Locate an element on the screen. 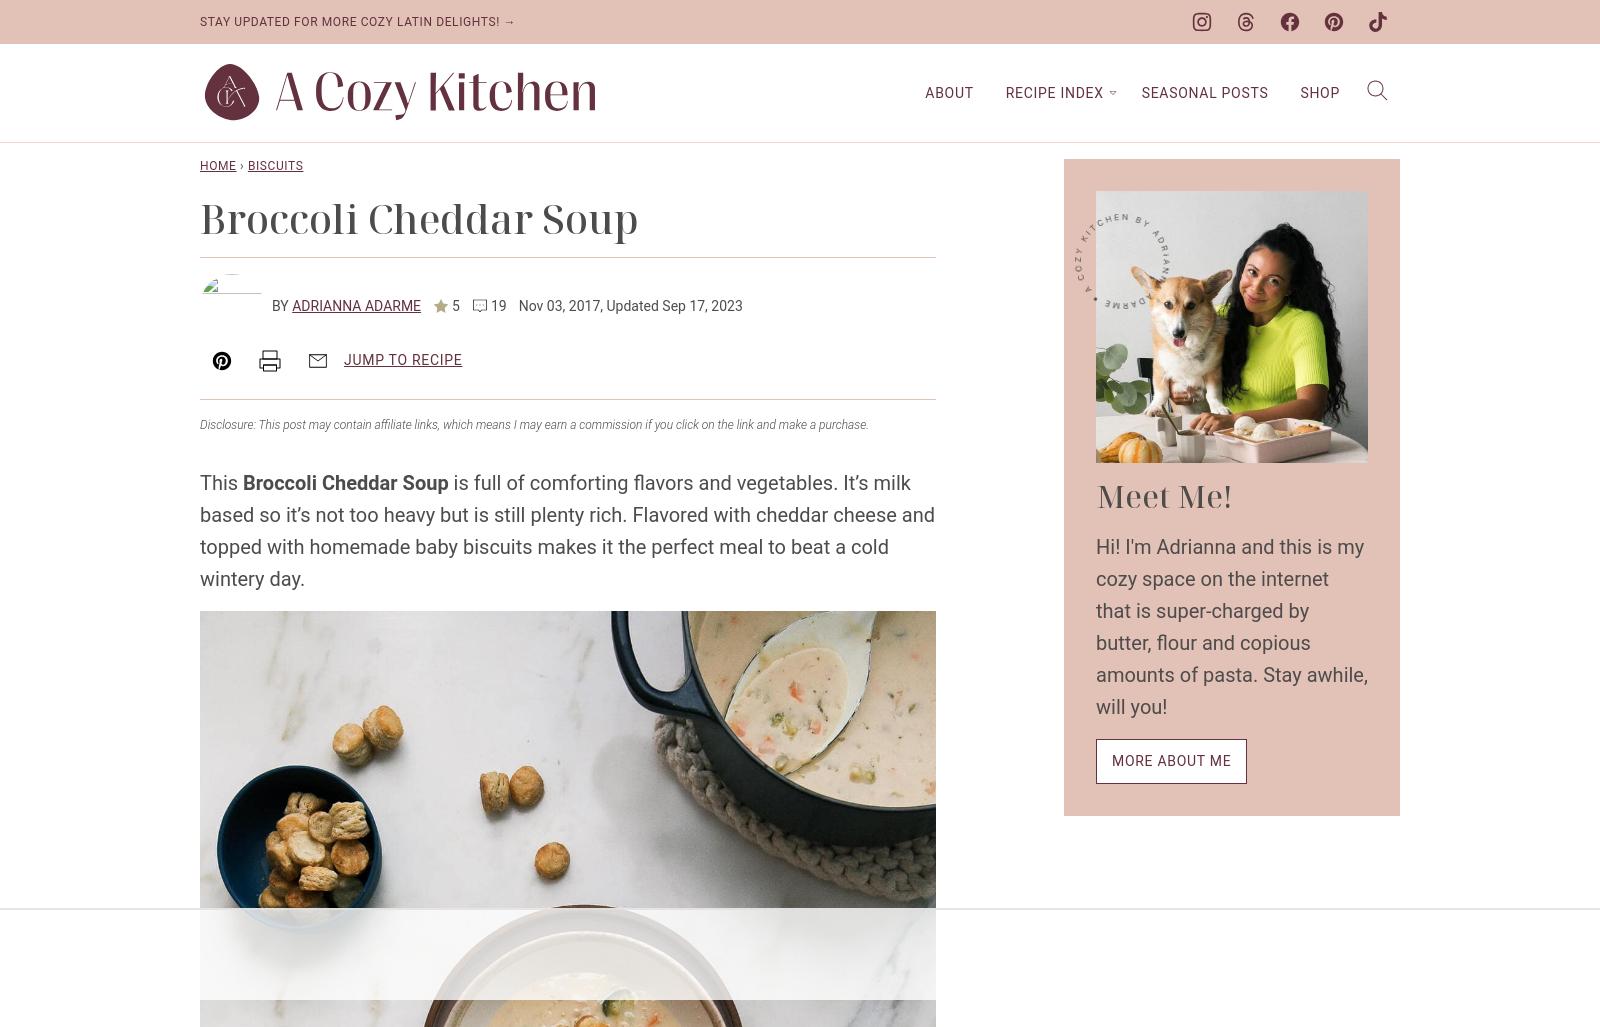 Image resolution: width=1600 pixels, height=1027 pixels. 'Adrianna Adarme' is located at coordinates (356, 304).